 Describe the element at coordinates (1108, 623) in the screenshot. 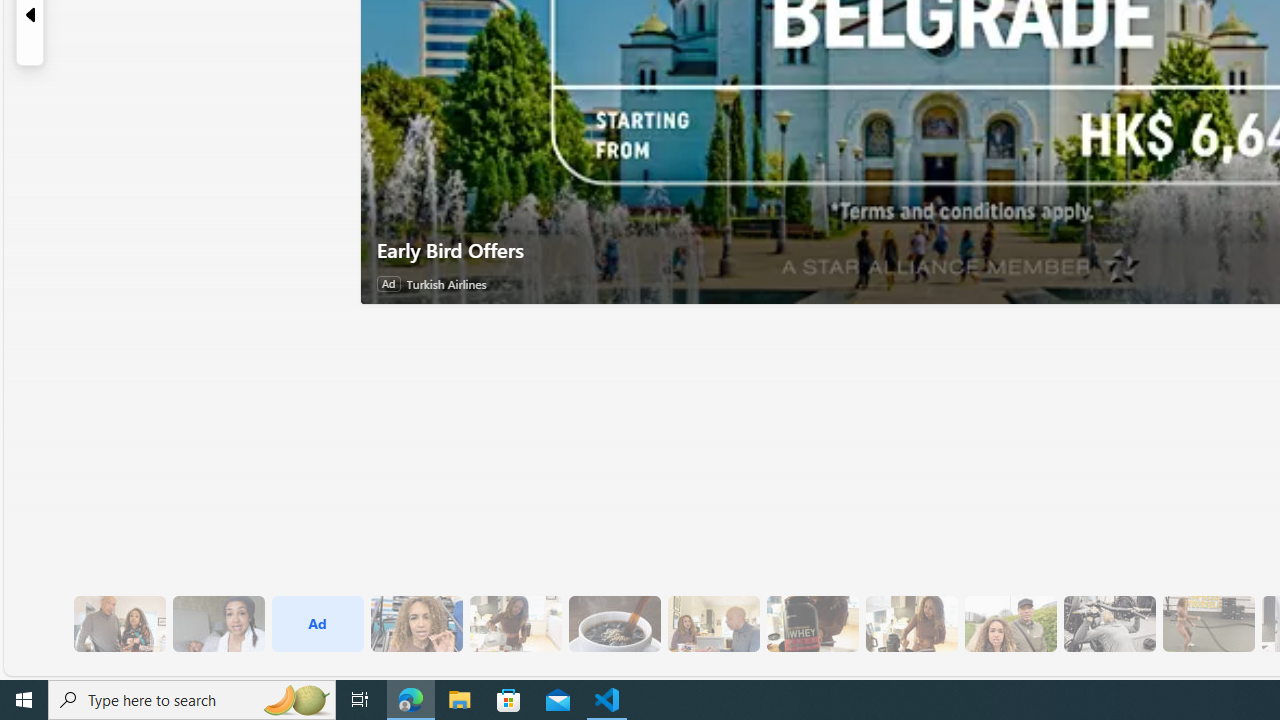

I see `'9 They Do Bench Exercises'` at that location.